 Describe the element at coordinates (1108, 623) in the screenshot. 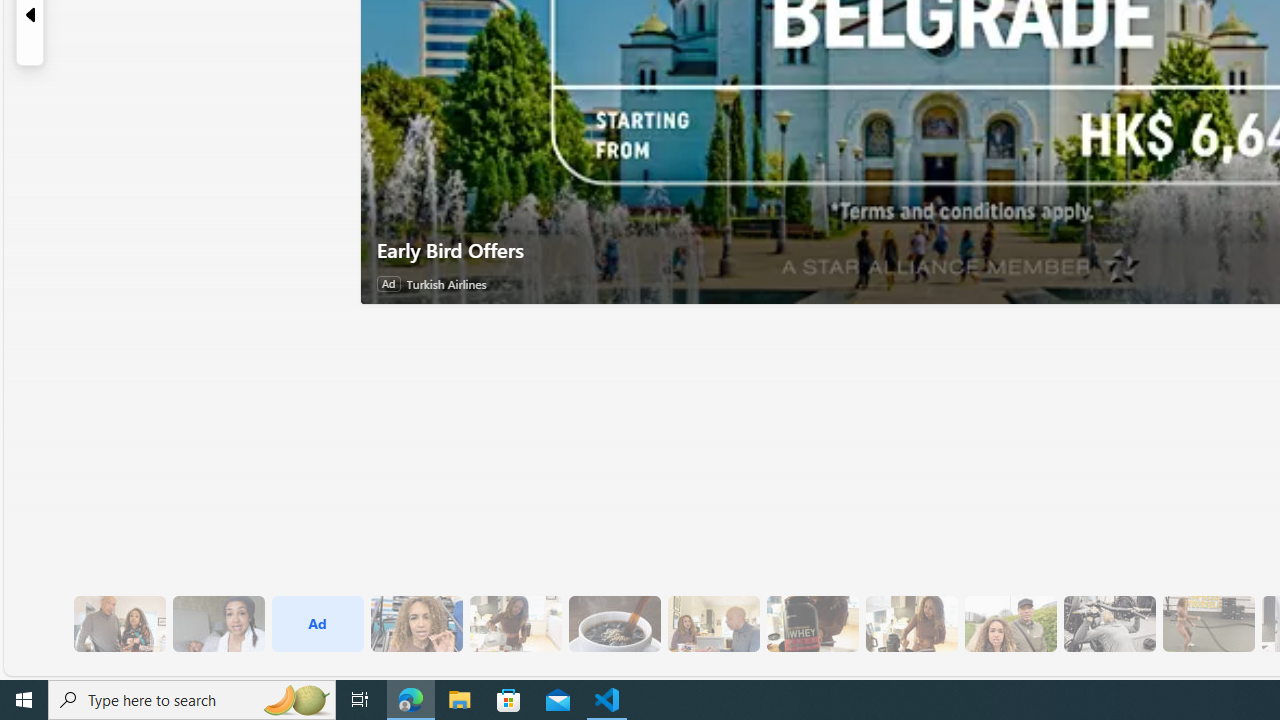

I see `'9 They Do Bench Exercises'` at that location.